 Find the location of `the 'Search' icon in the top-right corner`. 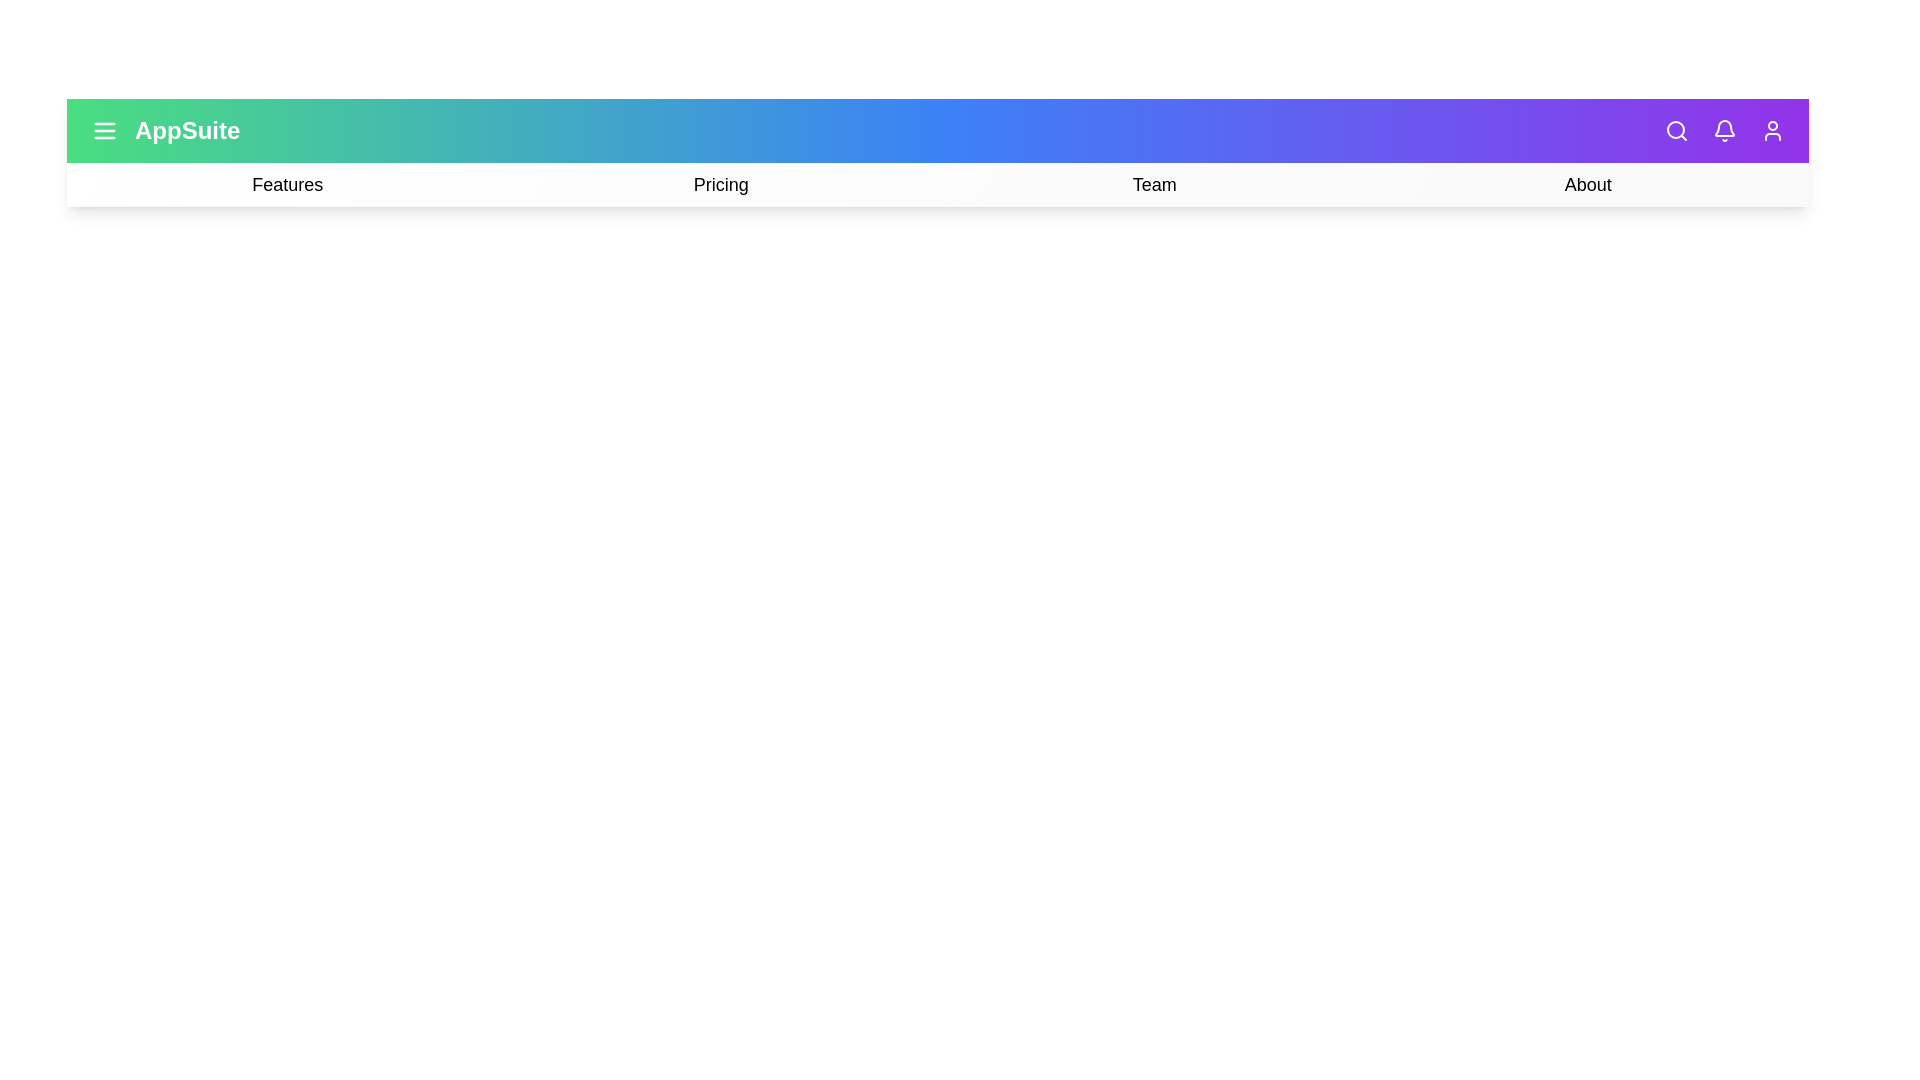

the 'Search' icon in the top-right corner is located at coordinates (1676, 131).